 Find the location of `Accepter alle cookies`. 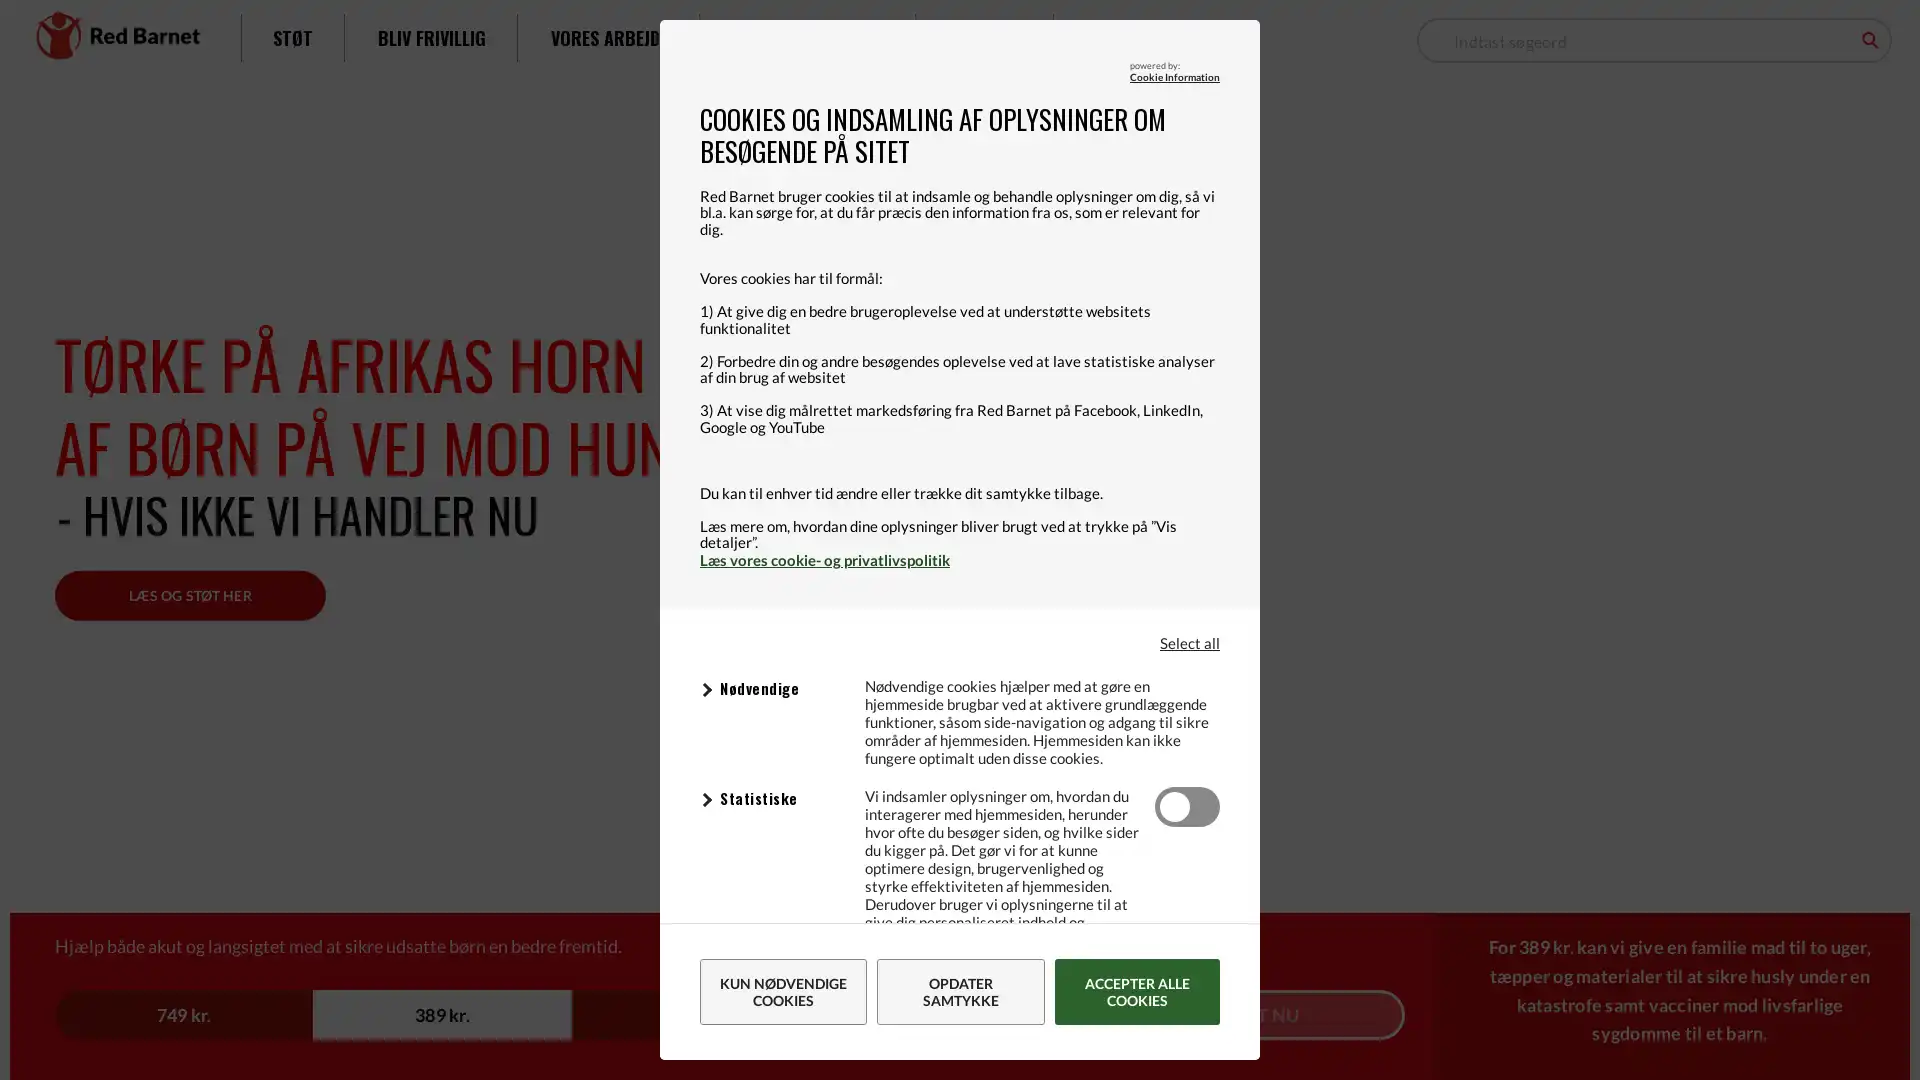

Accepter alle cookies is located at coordinates (1136, 991).